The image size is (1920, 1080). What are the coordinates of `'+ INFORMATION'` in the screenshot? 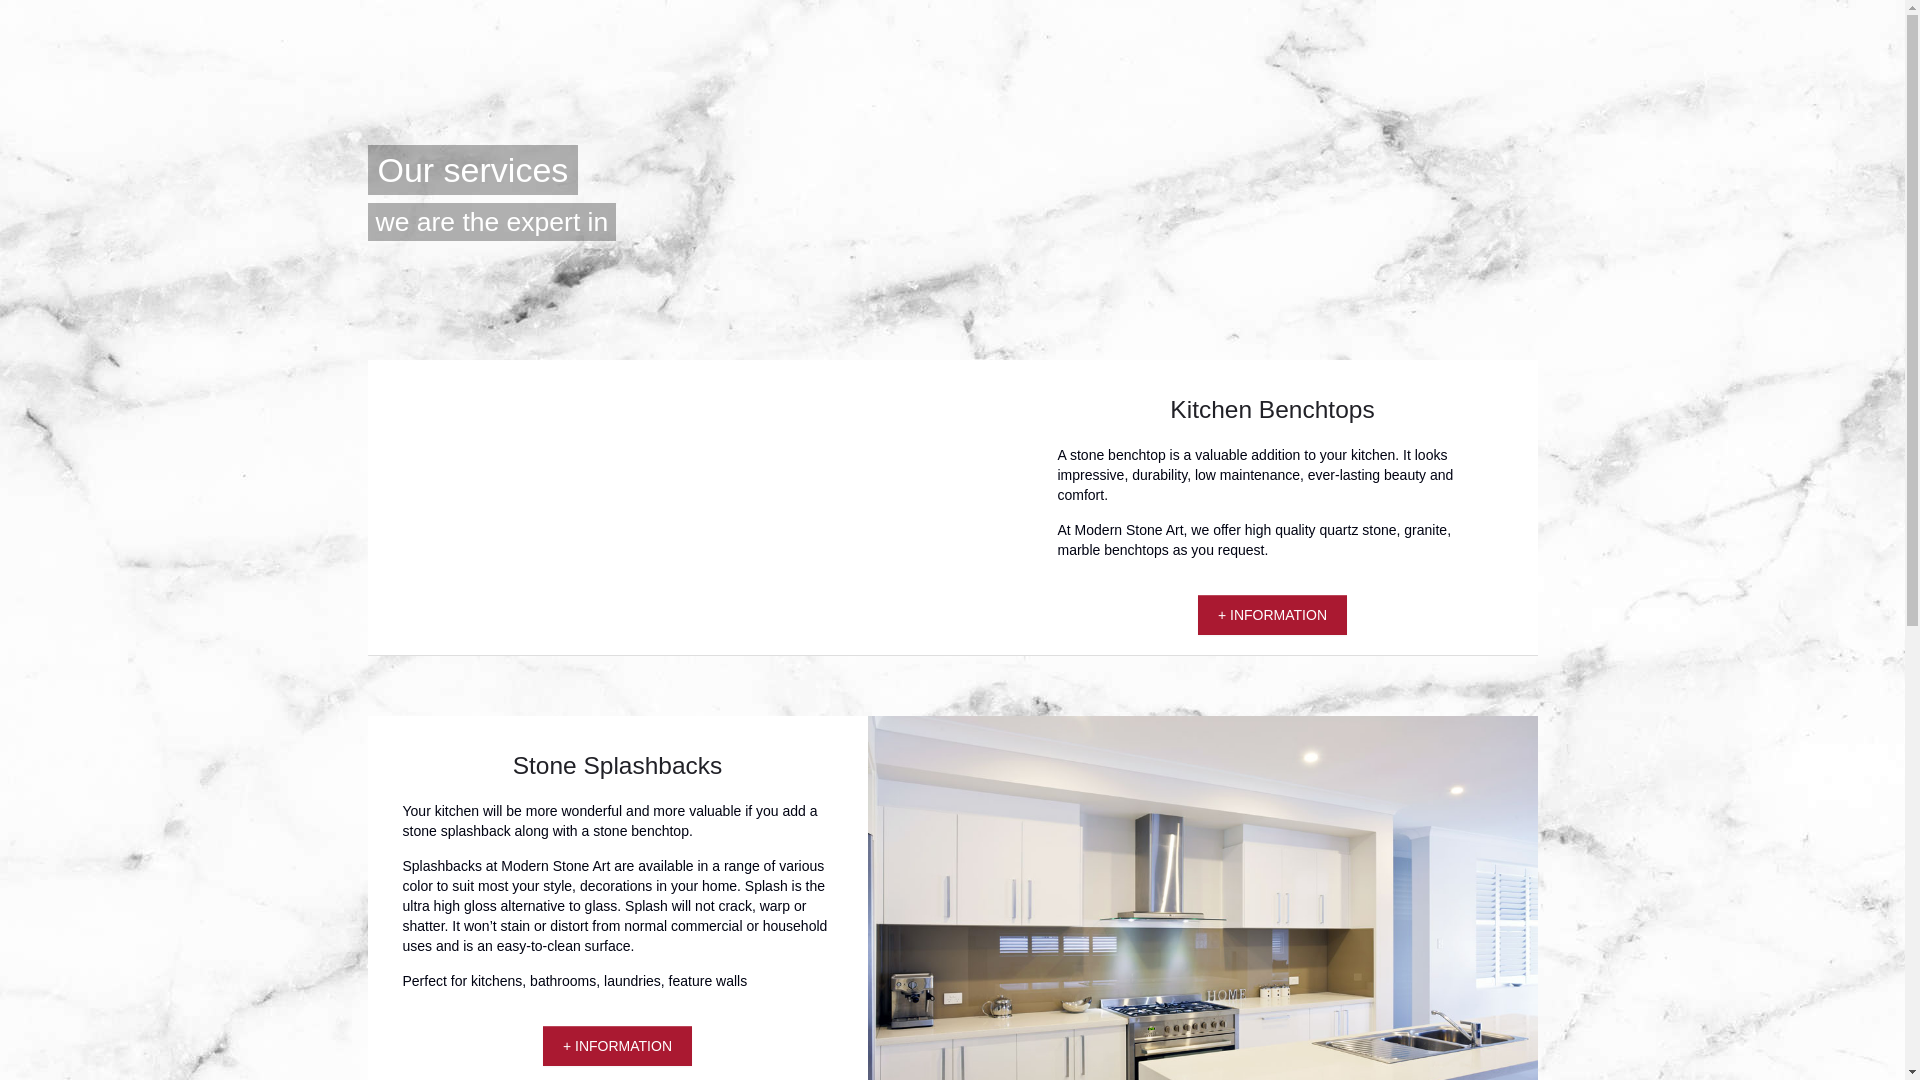 It's located at (616, 1044).